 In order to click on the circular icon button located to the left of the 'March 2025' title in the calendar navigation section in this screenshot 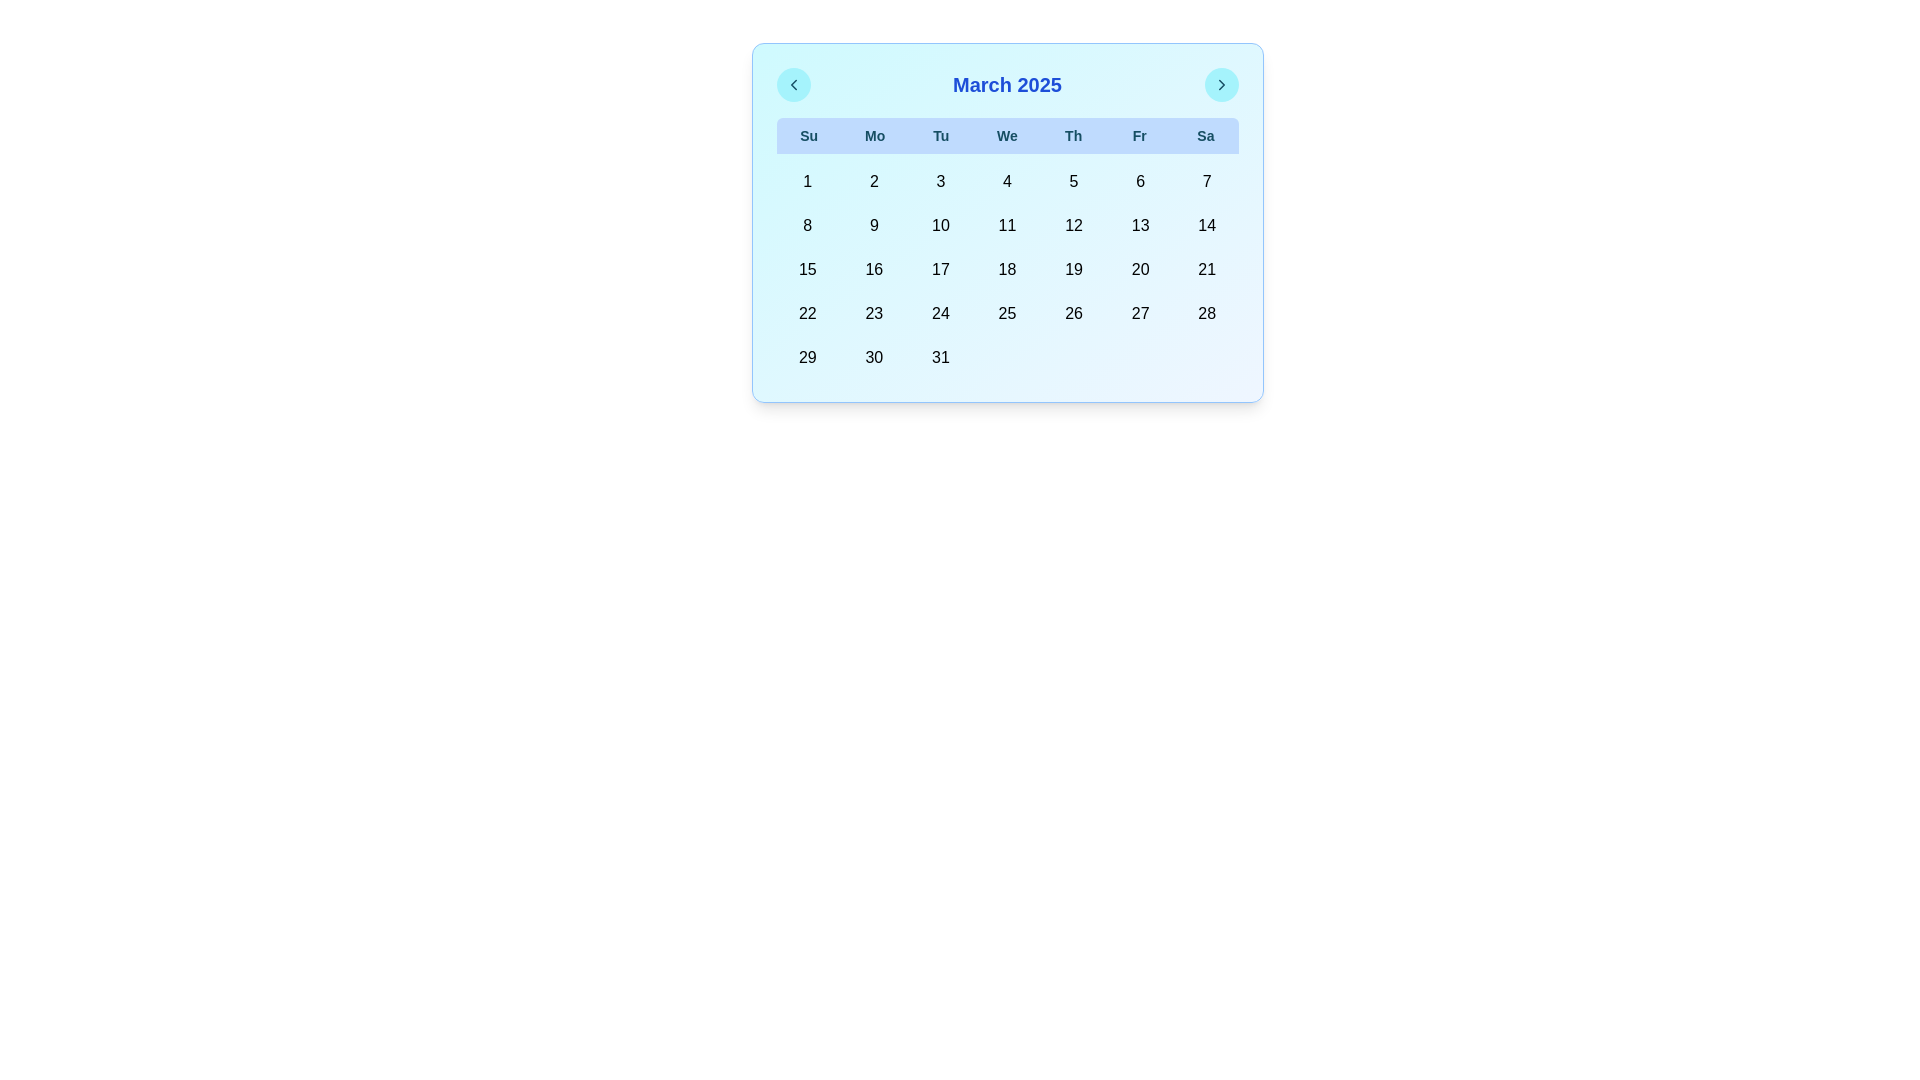, I will do `click(792, 83)`.